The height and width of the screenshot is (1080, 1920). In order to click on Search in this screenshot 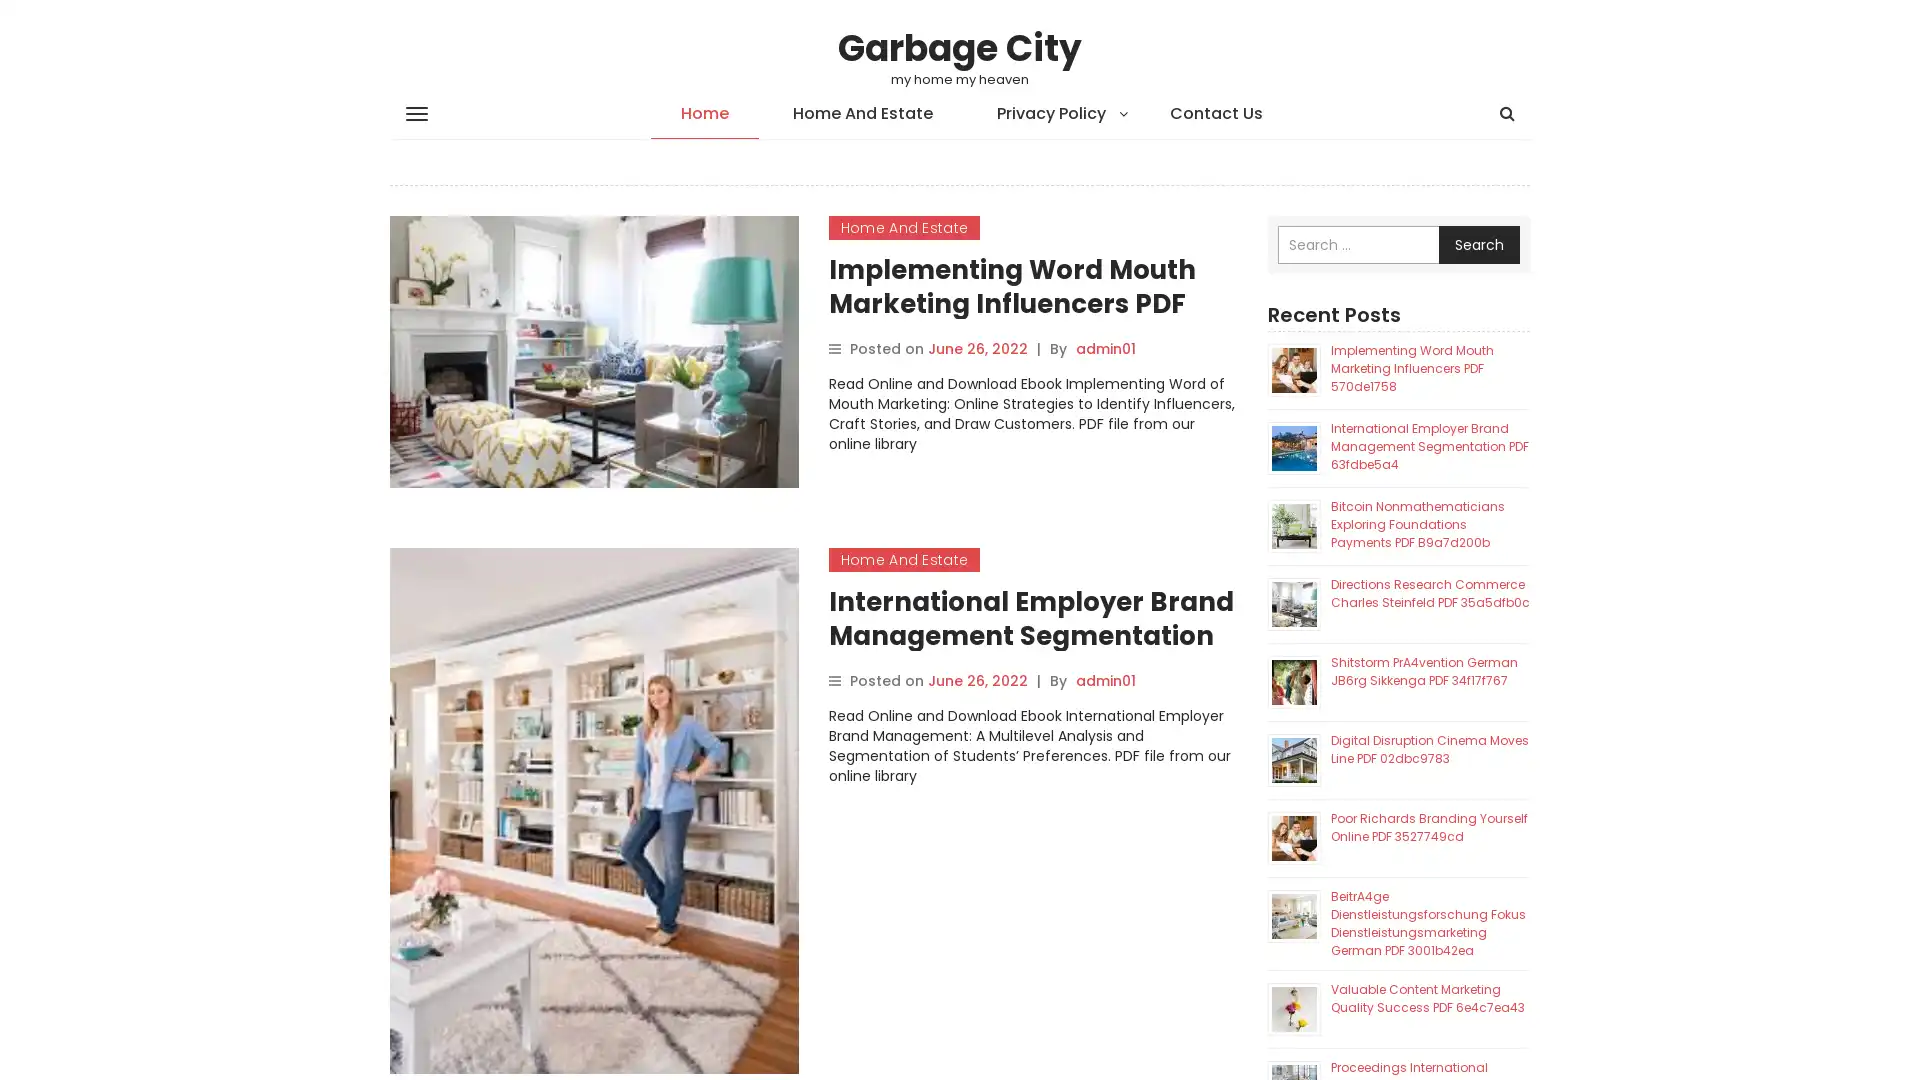, I will do `click(1479, 244)`.